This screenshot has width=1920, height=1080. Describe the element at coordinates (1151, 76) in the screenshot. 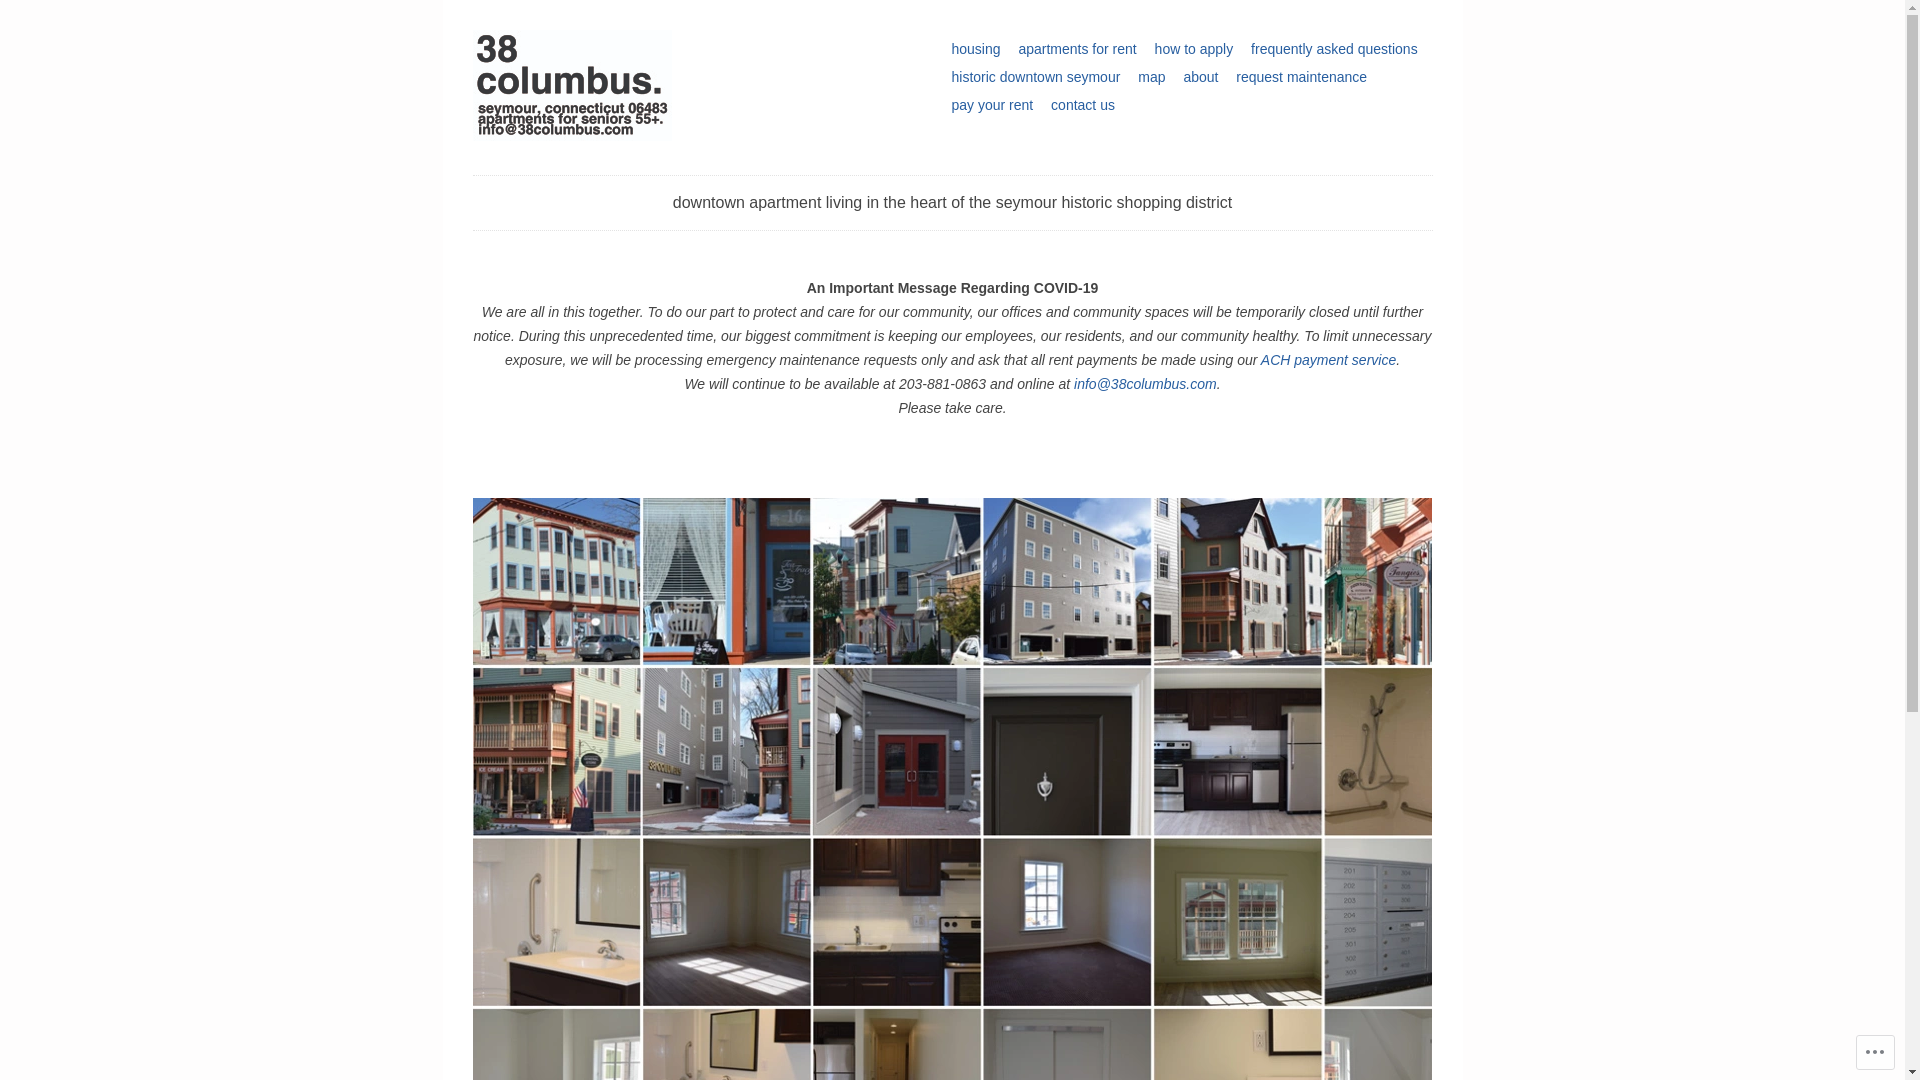

I see `'map'` at that location.